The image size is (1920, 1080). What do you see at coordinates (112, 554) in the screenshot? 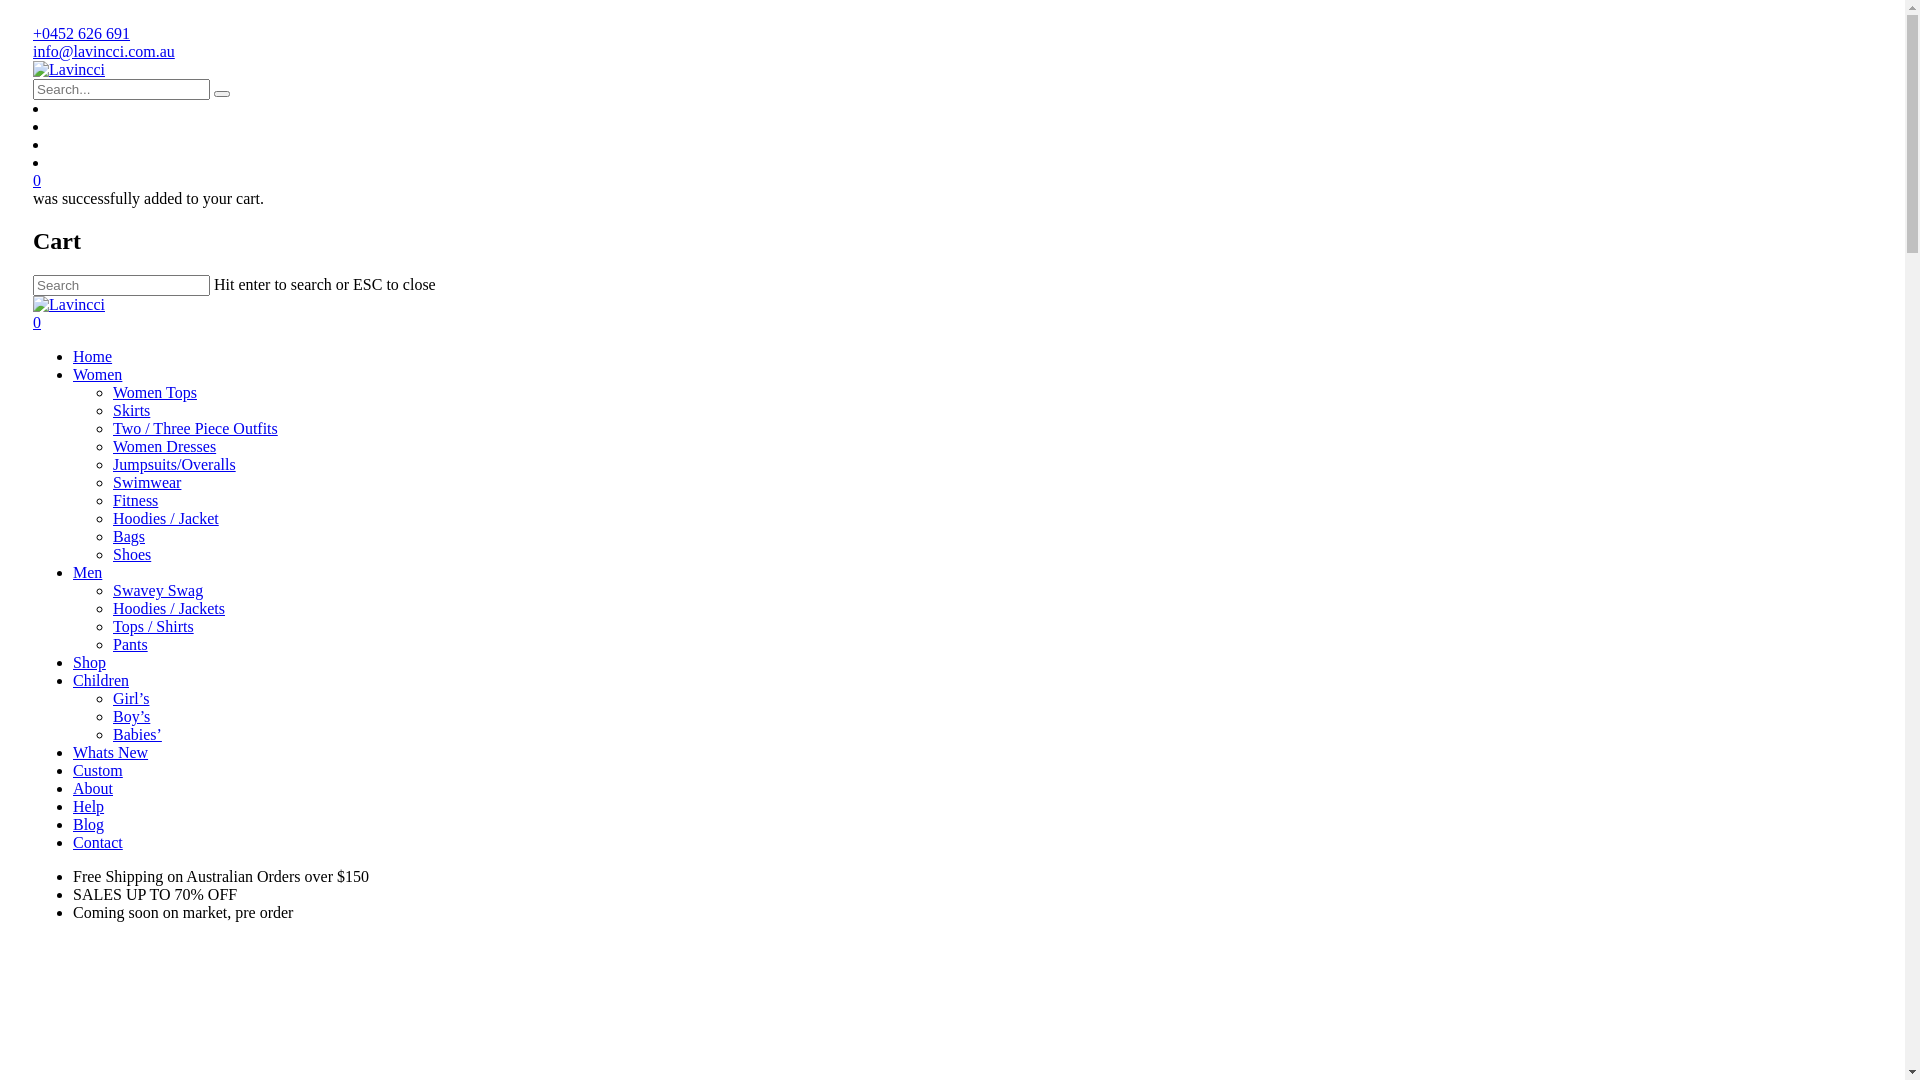
I see `'Shoes'` at bounding box center [112, 554].